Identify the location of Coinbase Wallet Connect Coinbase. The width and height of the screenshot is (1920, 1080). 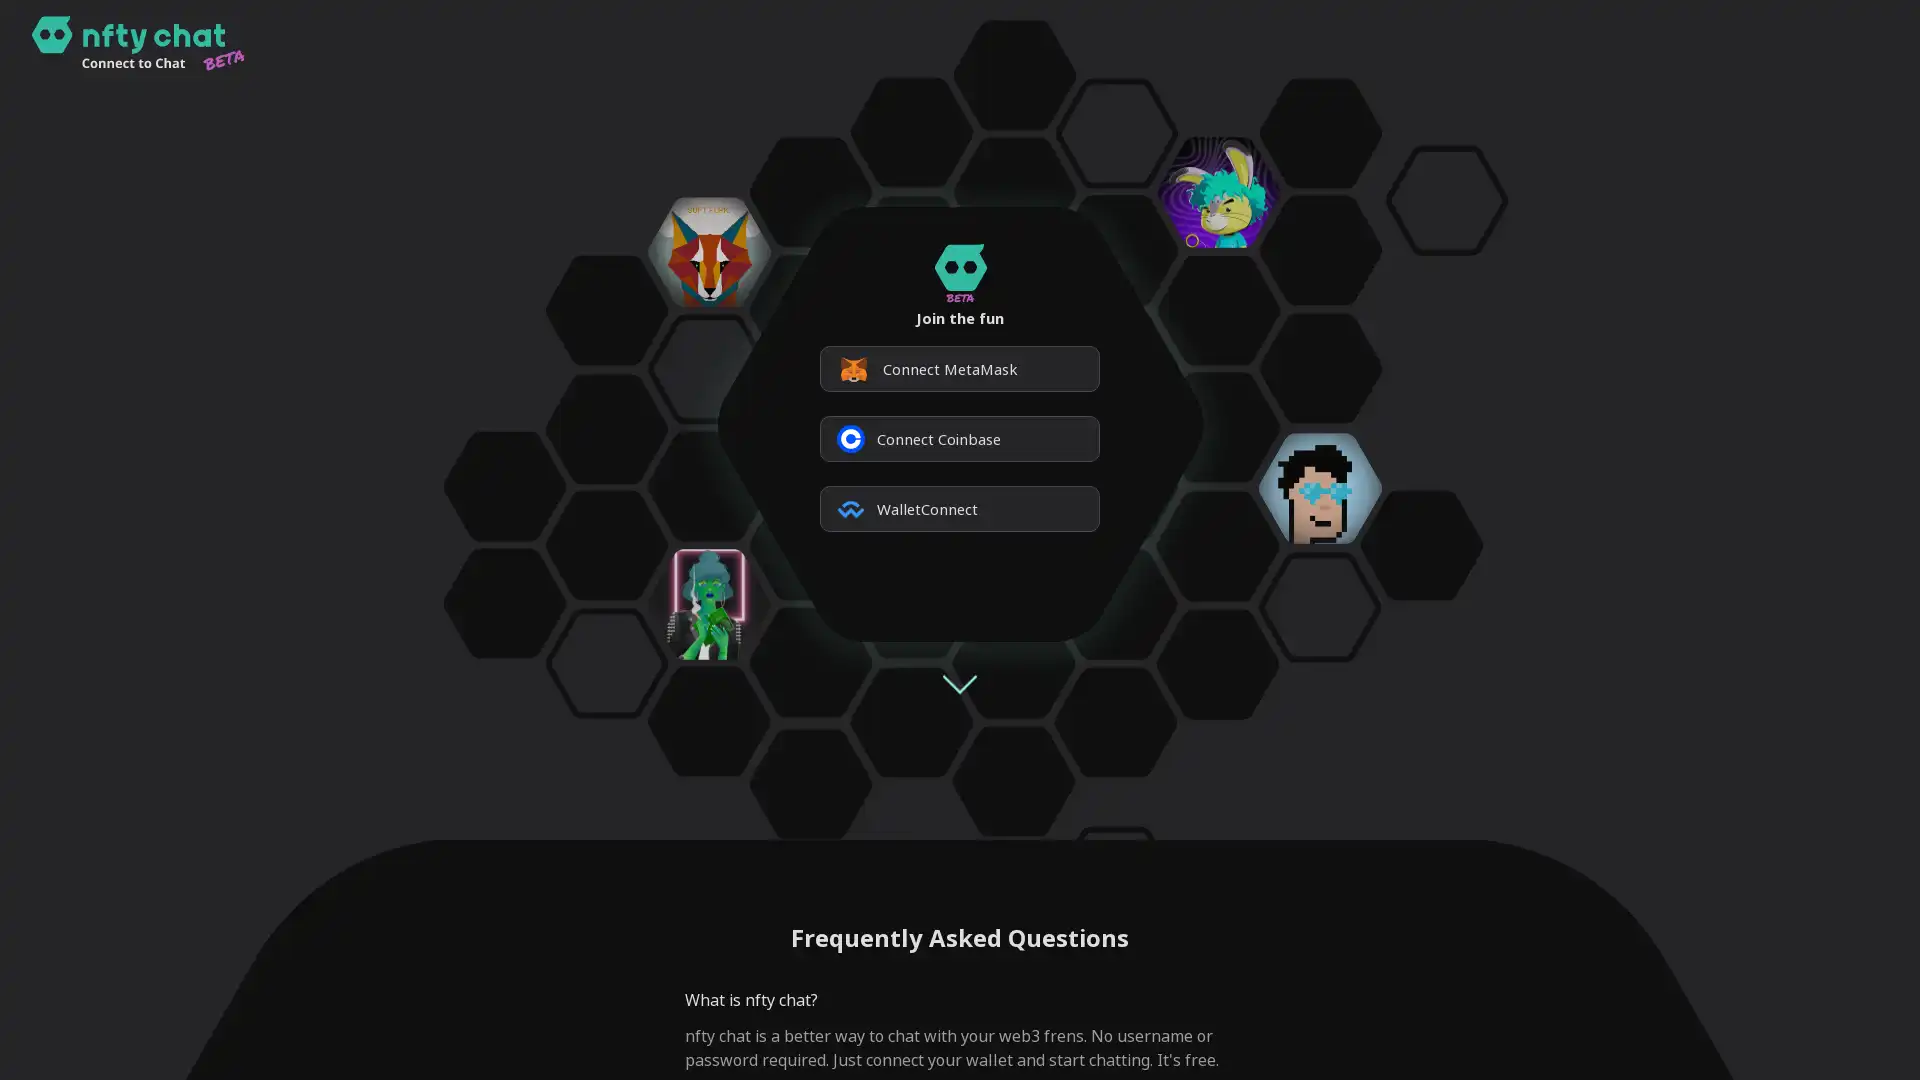
(960, 438).